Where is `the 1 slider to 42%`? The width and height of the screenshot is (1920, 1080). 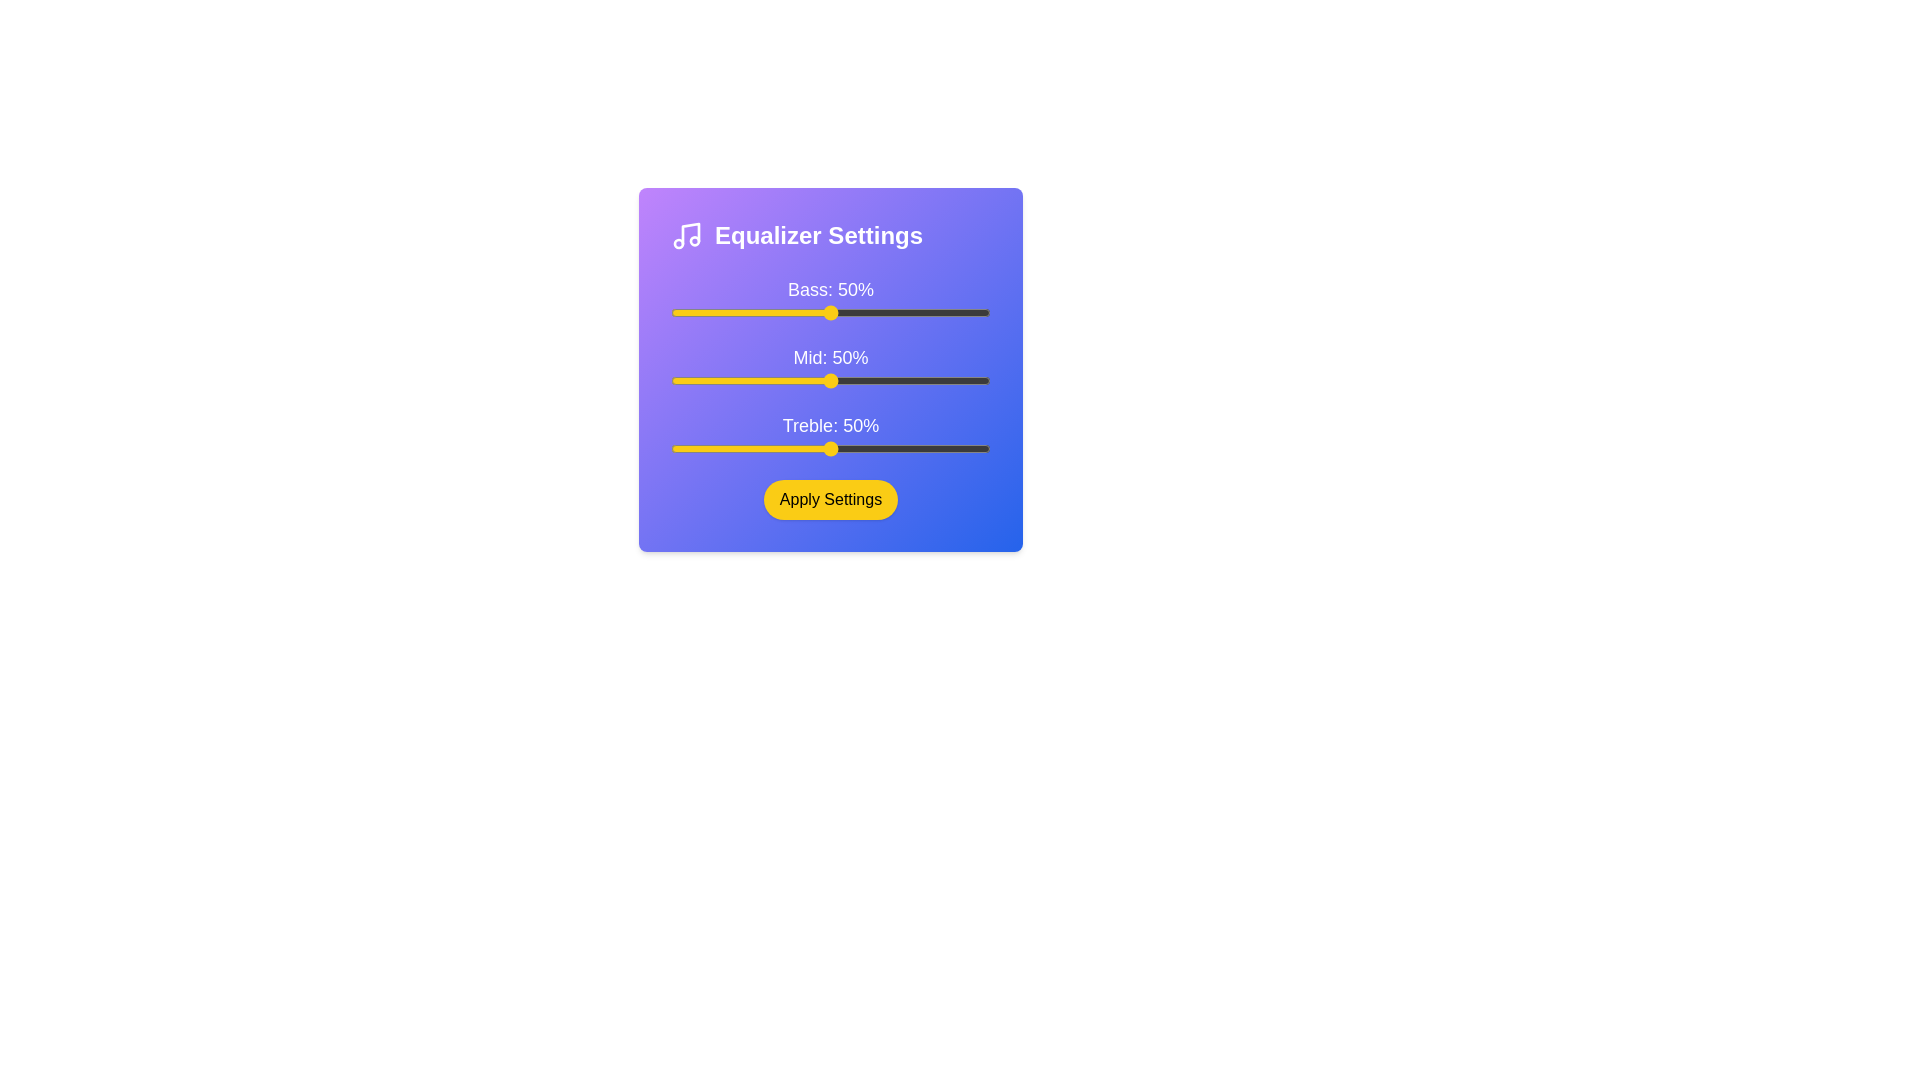 the 1 slider to 42% is located at coordinates (965, 381).